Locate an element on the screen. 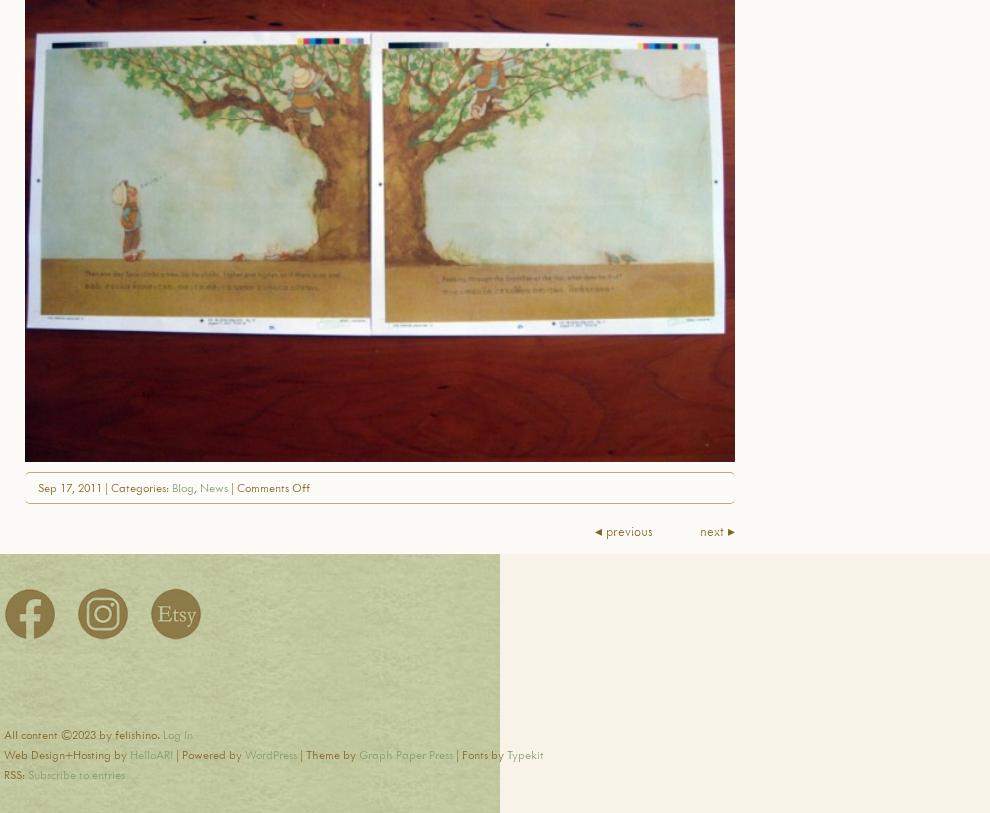 This screenshot has width=990, height=813. 'Typekit' is located at coordinates (505, 754).